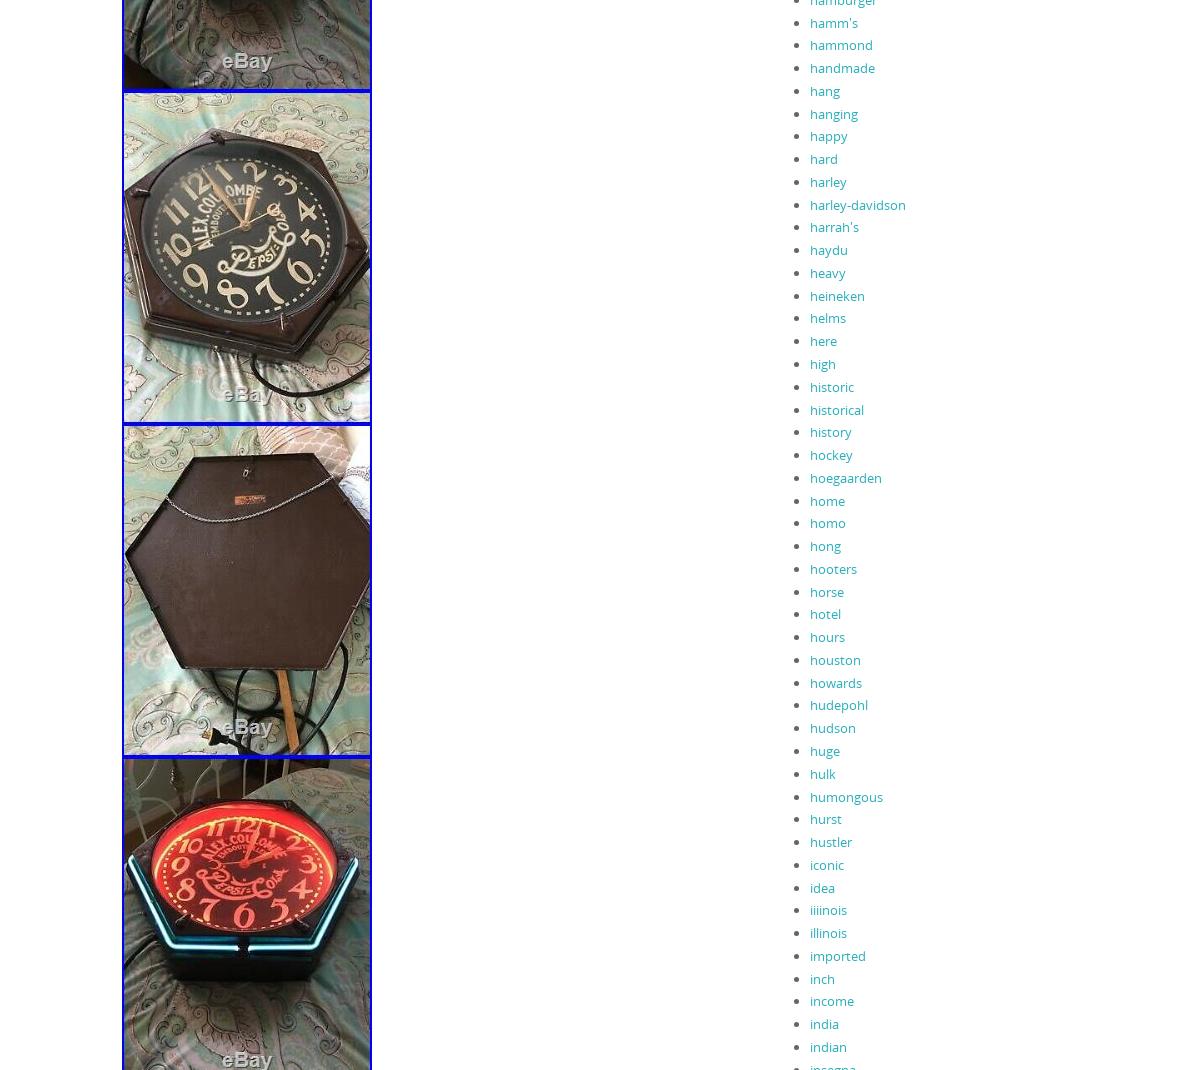  Describe the element at coordinates (832, 566) in the screenshot. I see `'hooters'` at that location.